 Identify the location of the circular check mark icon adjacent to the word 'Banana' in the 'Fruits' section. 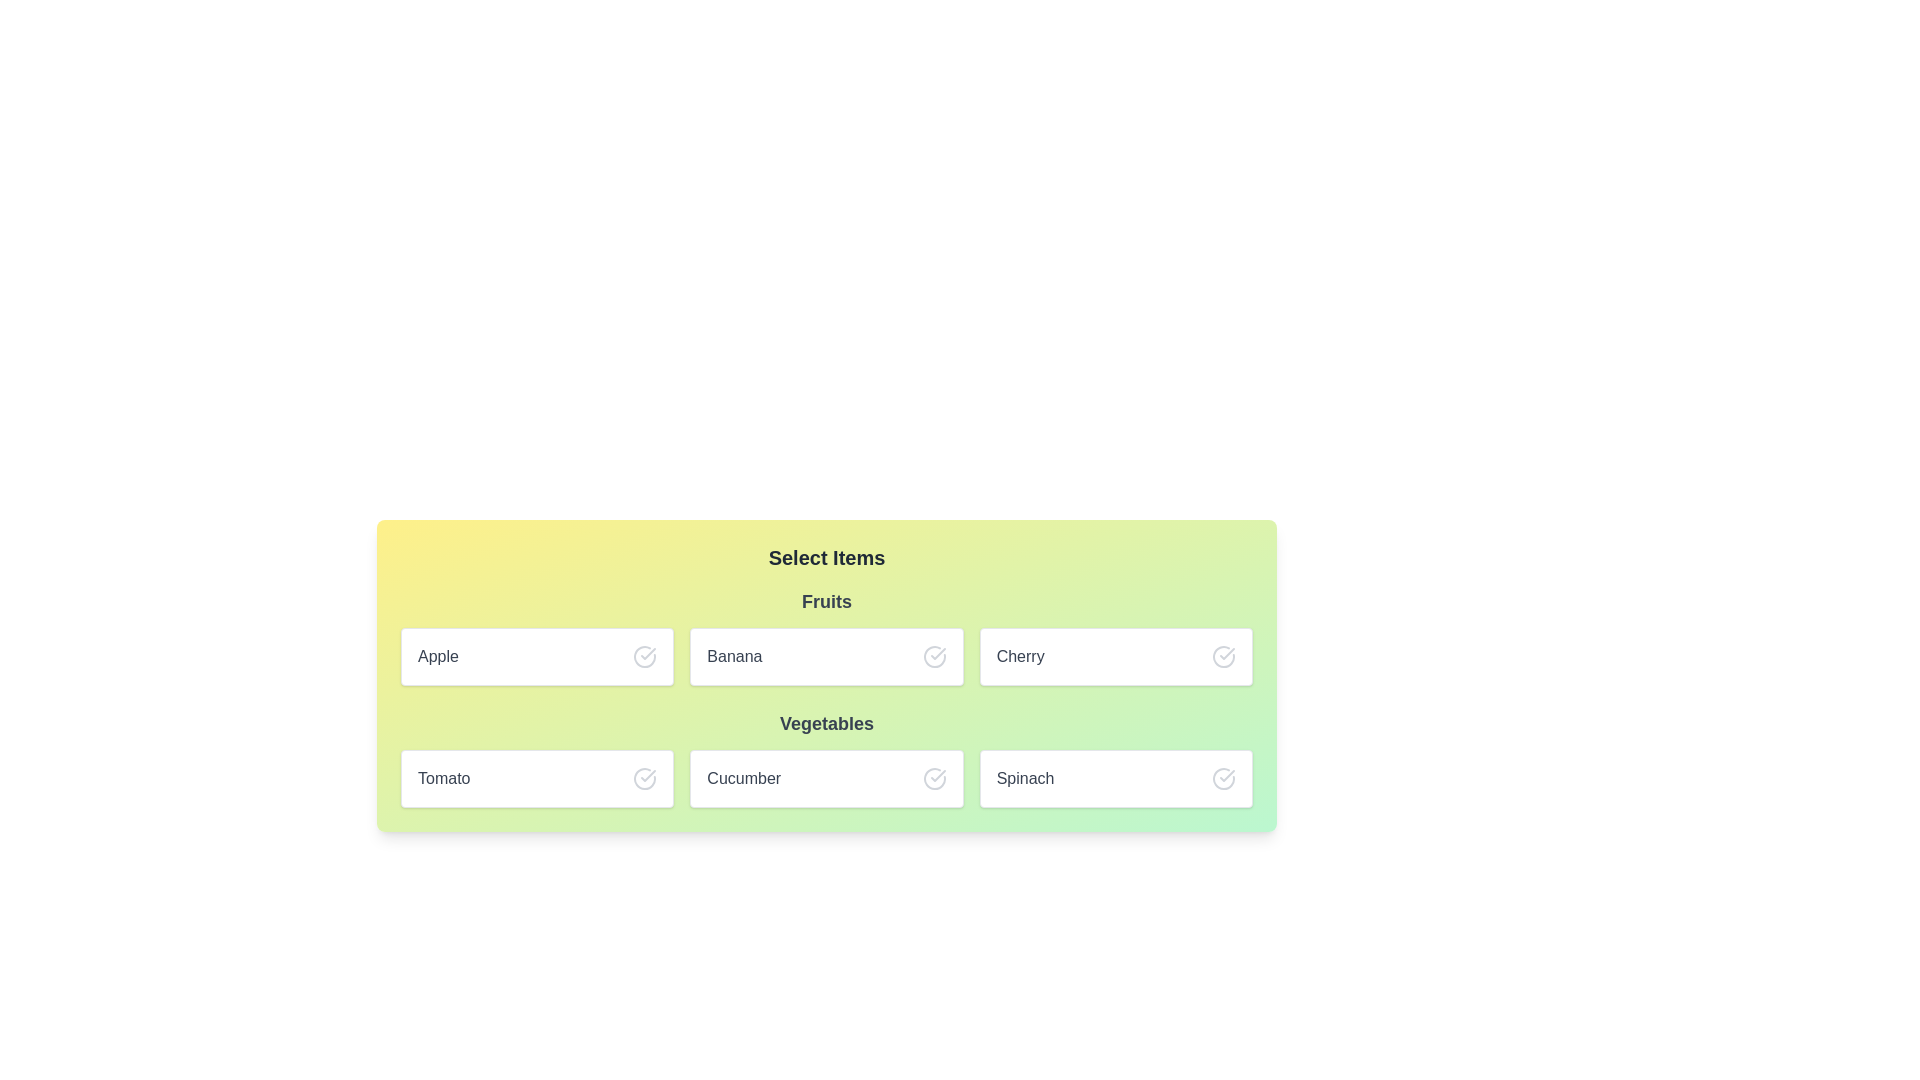
(933, 656).